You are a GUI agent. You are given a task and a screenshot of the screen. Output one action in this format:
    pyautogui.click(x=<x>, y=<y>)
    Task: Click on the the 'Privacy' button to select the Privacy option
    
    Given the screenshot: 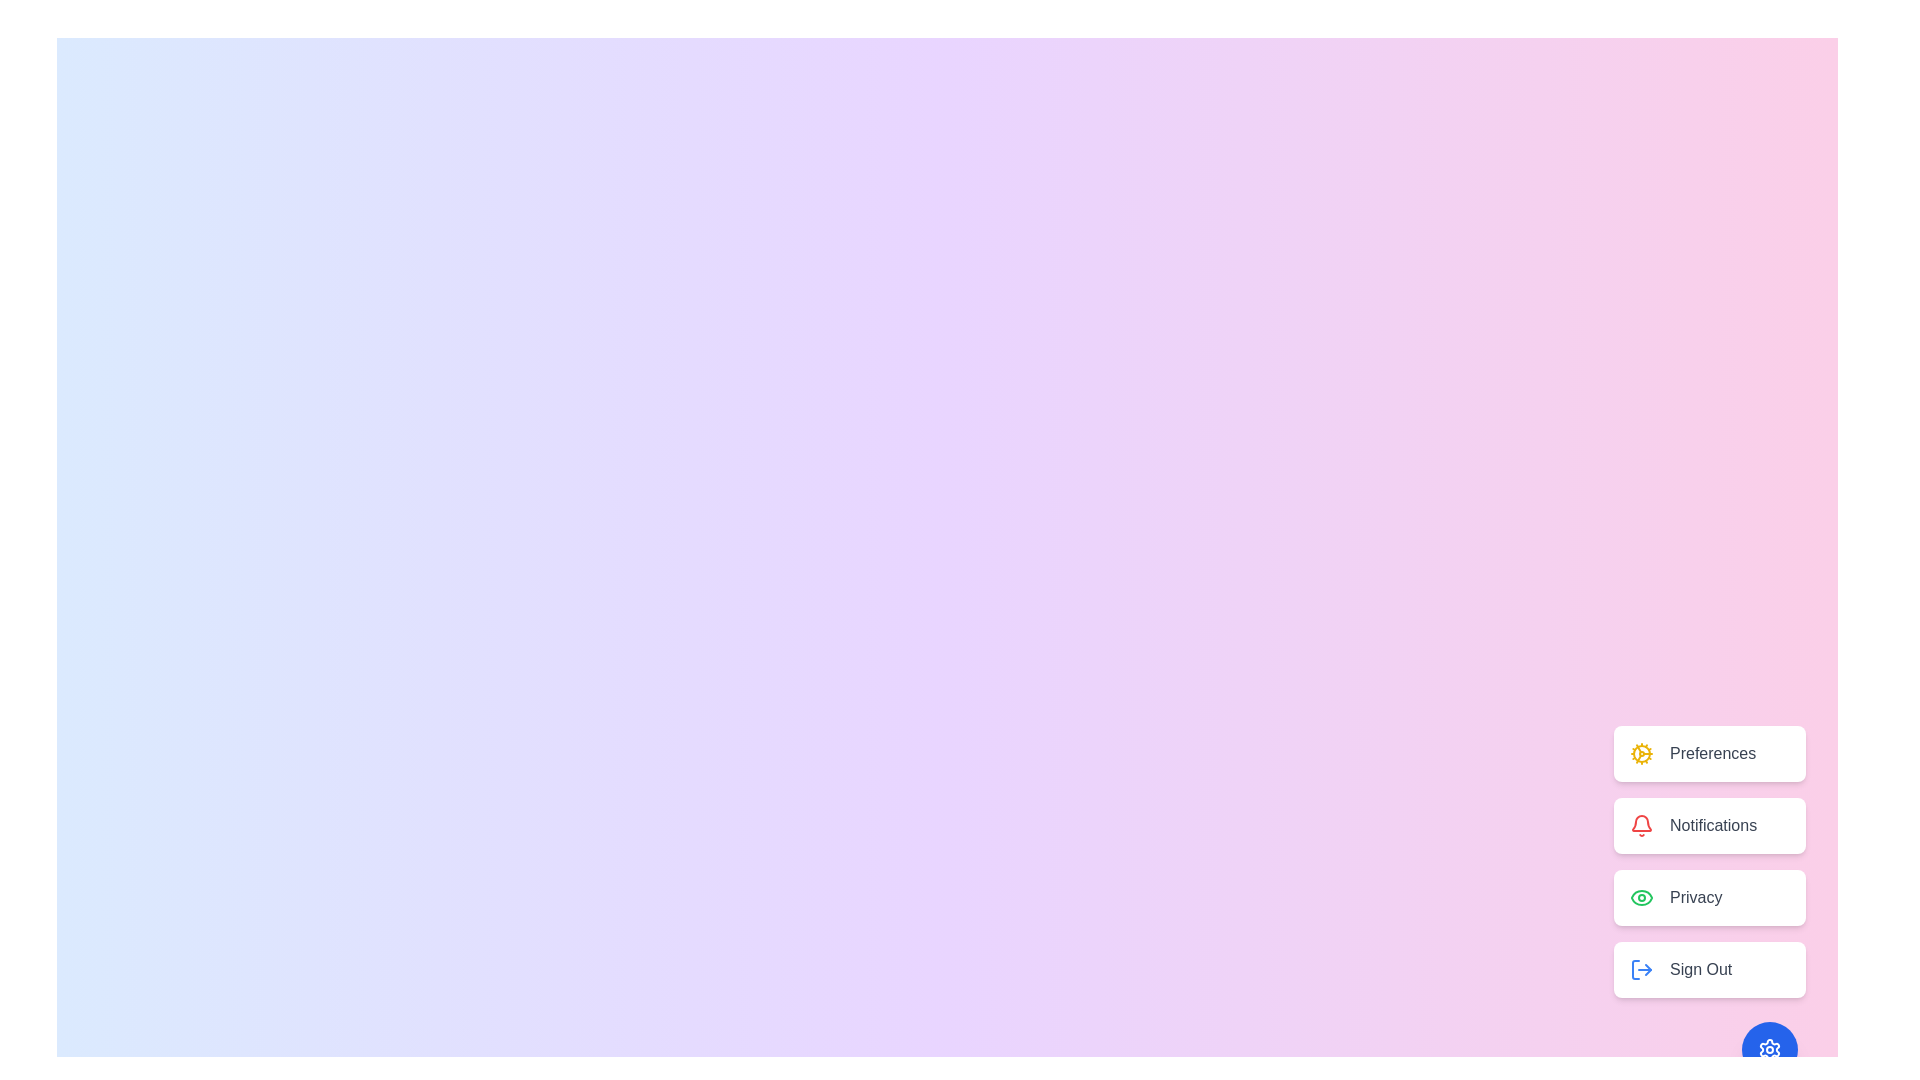 What is the action you would take?
    pyautogui.click(x=1708, y=897)
    